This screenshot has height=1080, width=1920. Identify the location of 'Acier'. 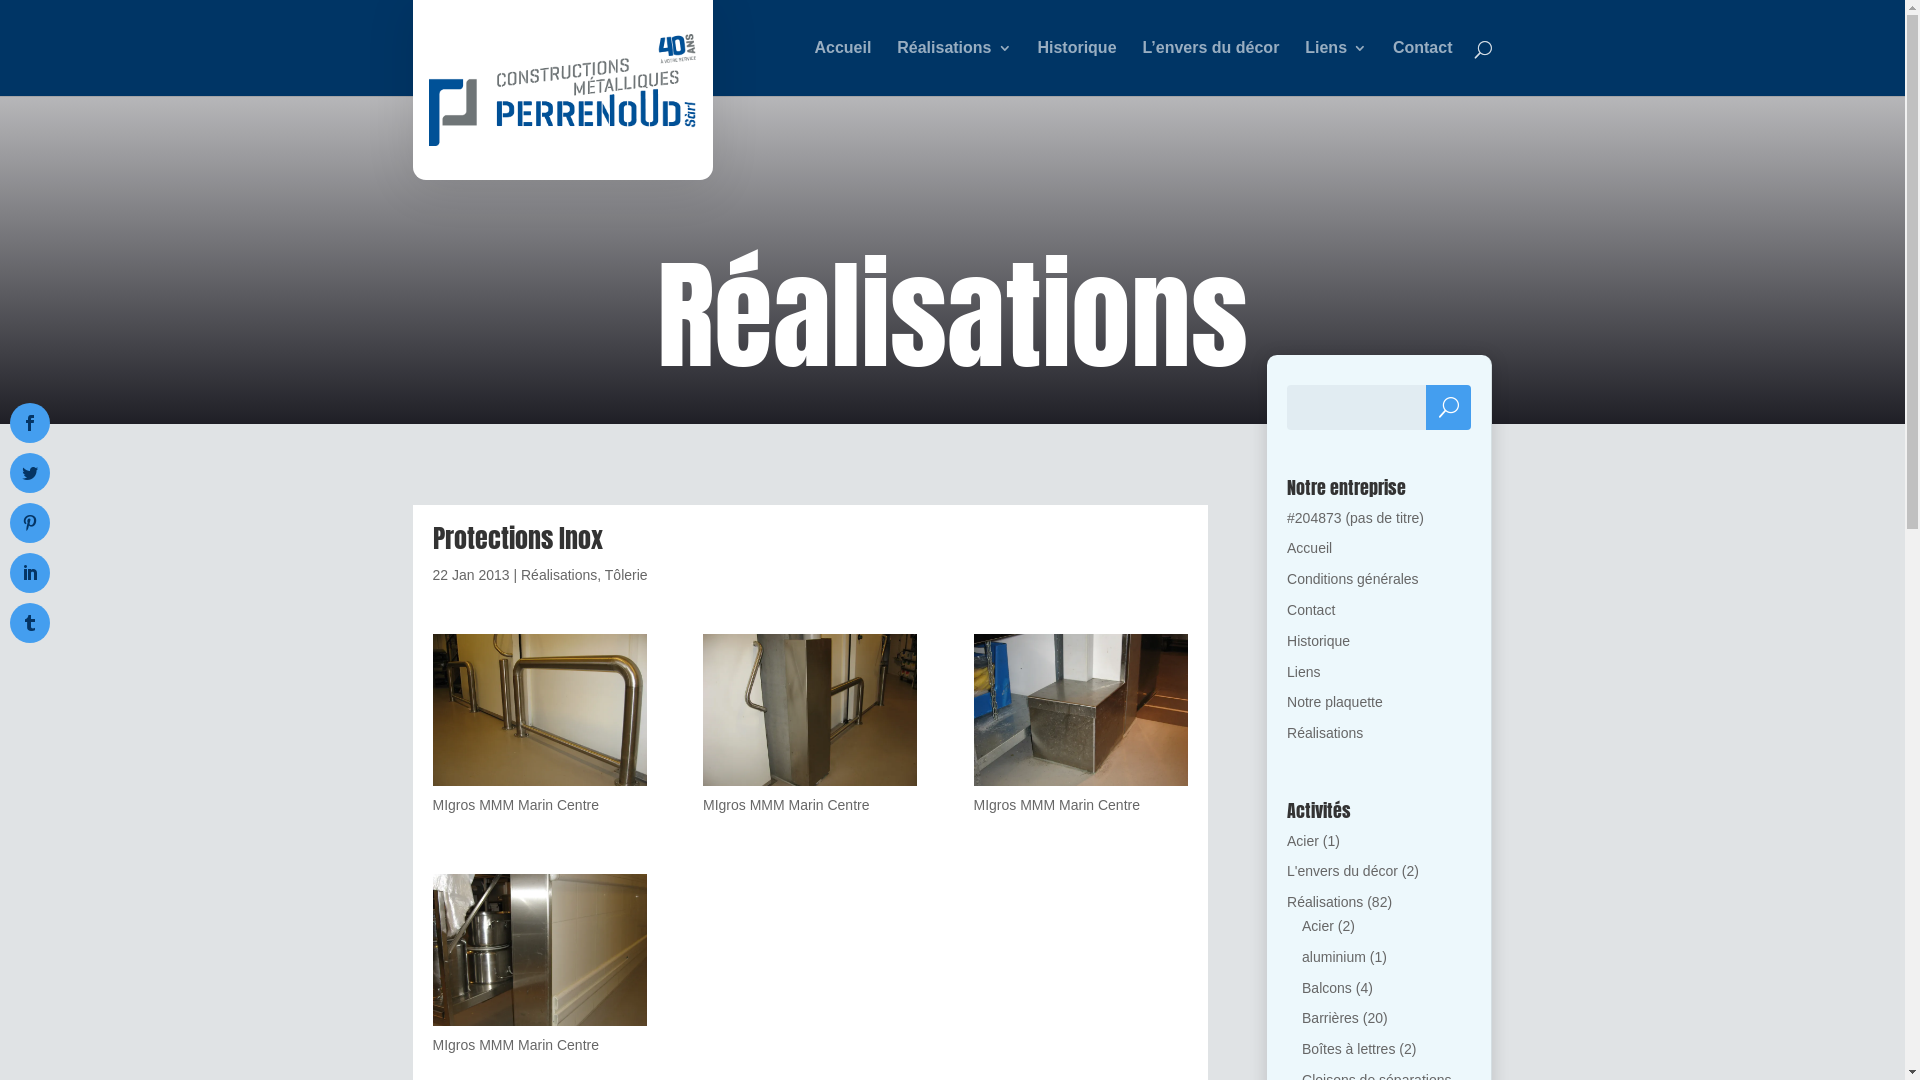
(1302, 840).